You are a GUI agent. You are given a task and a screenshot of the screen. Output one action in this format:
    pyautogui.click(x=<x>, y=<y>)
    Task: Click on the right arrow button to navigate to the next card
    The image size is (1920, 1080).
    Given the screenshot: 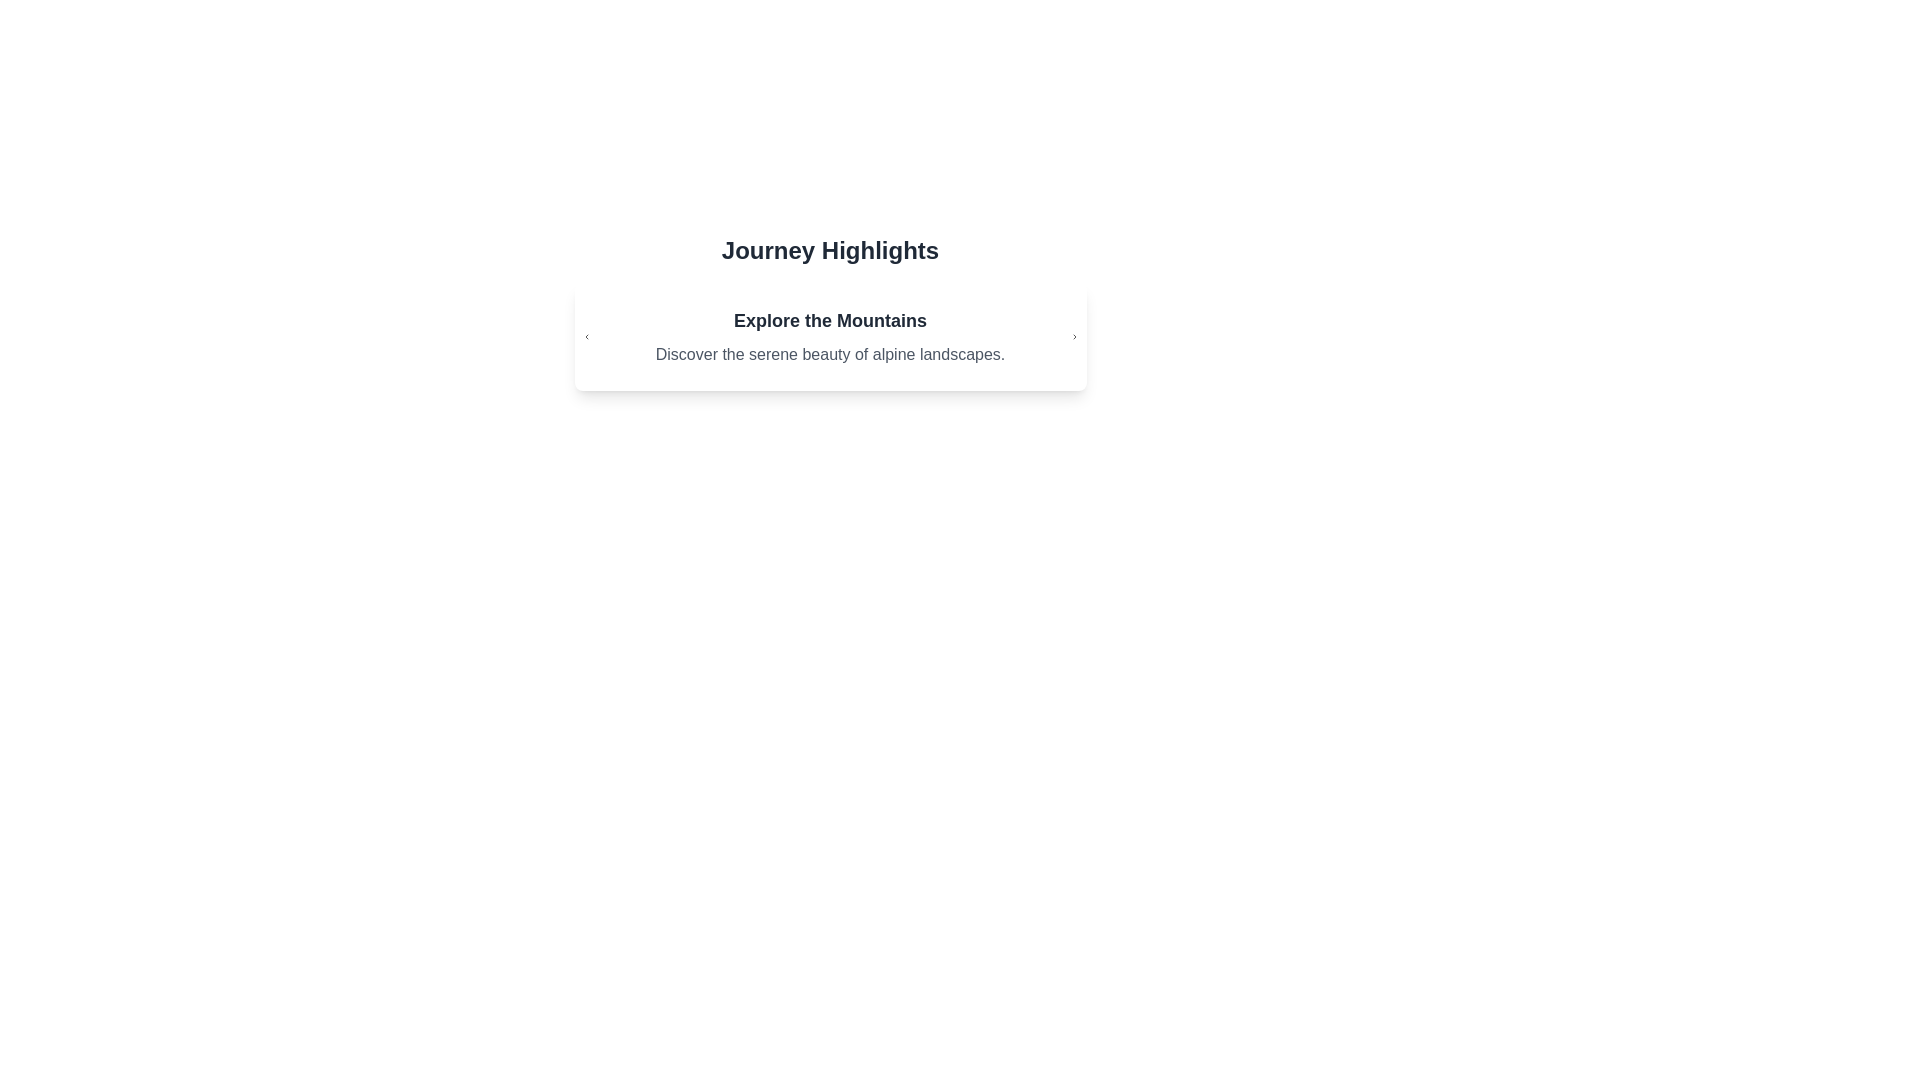 What is the action you would take?
    pyautogui.click(x=1073, y=335)
    